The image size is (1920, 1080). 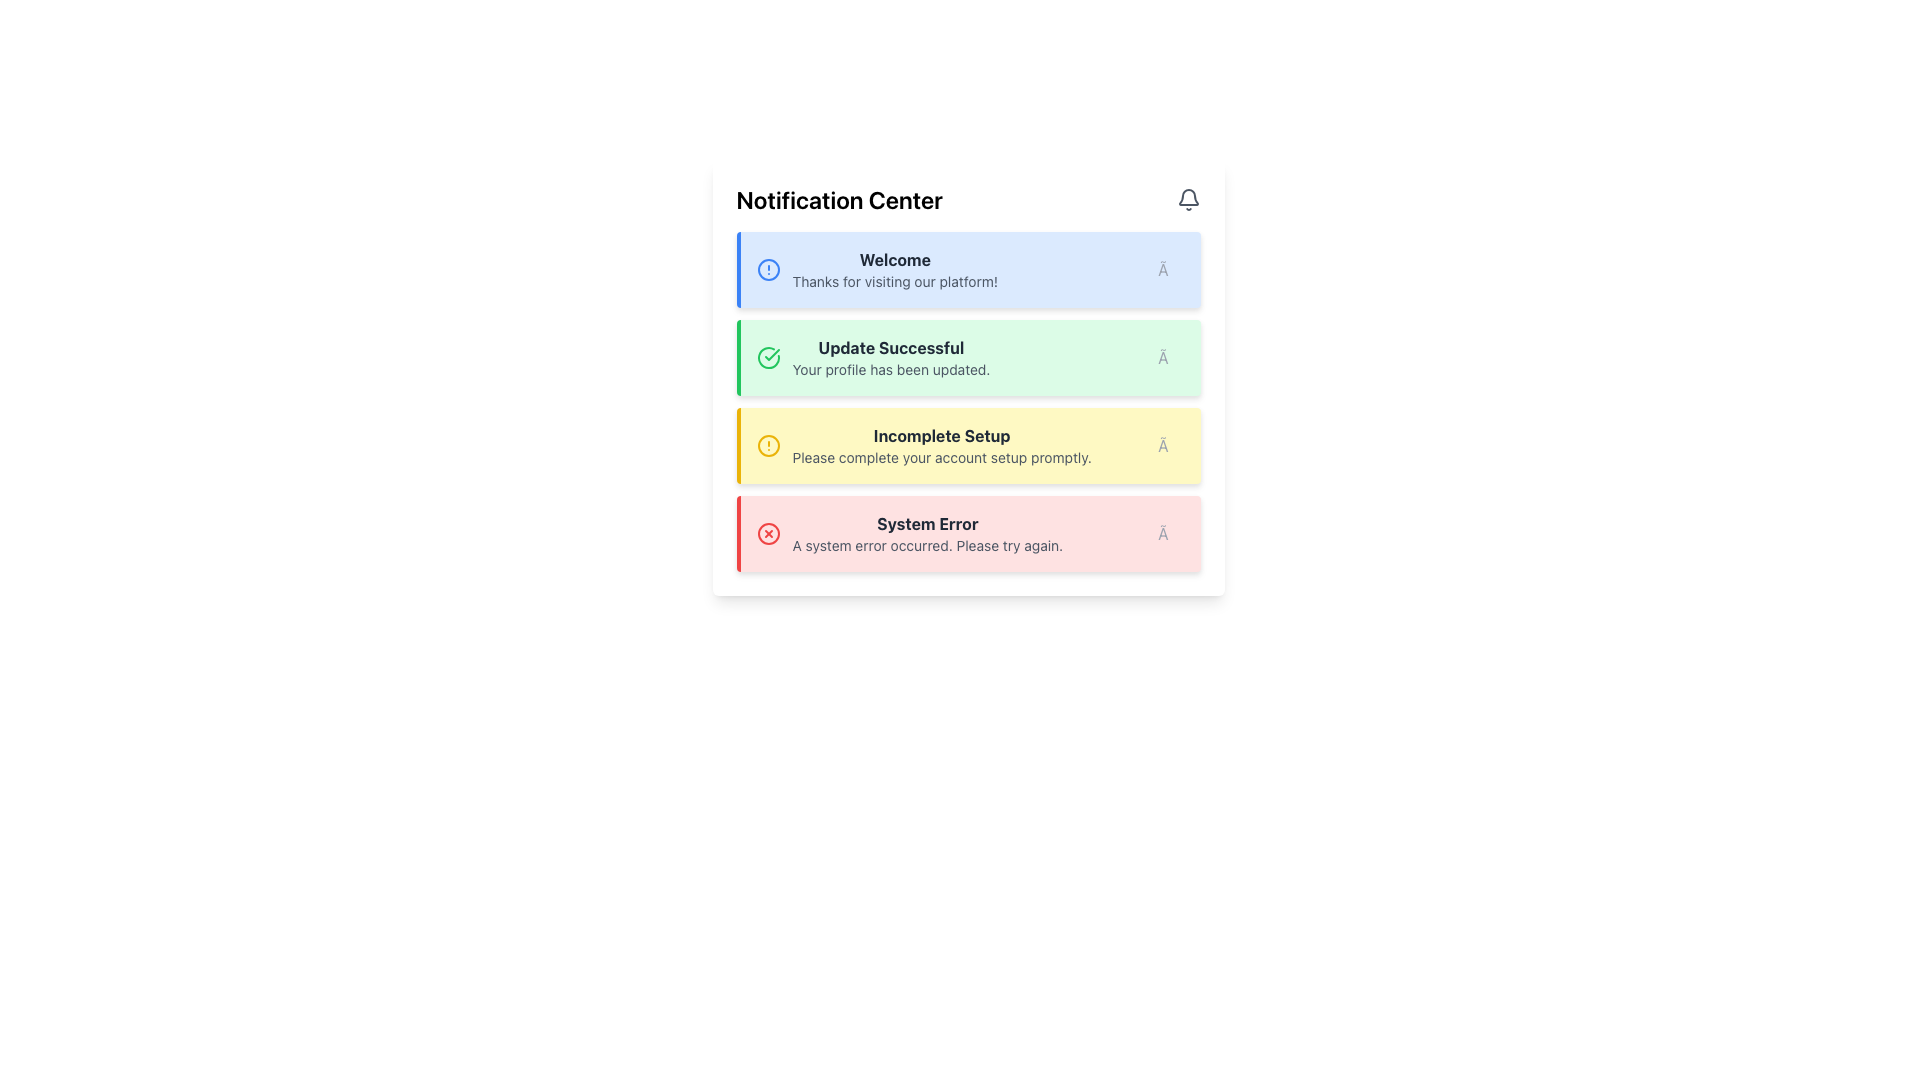 I want to click on the text label providing additional information in the blue notification panel under the 'Welcome' text, so click(x=894, y=281).